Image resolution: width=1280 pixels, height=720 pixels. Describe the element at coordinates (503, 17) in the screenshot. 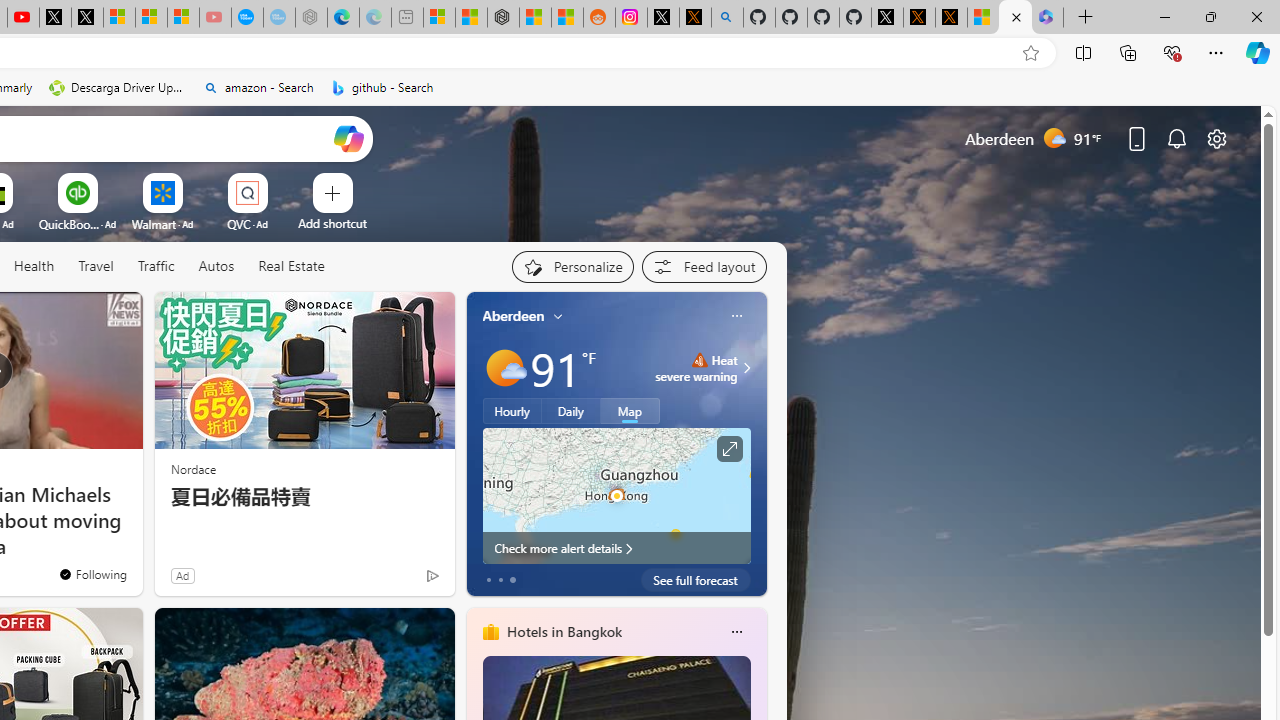

I see `'Nordace - Duffels'` at that location.